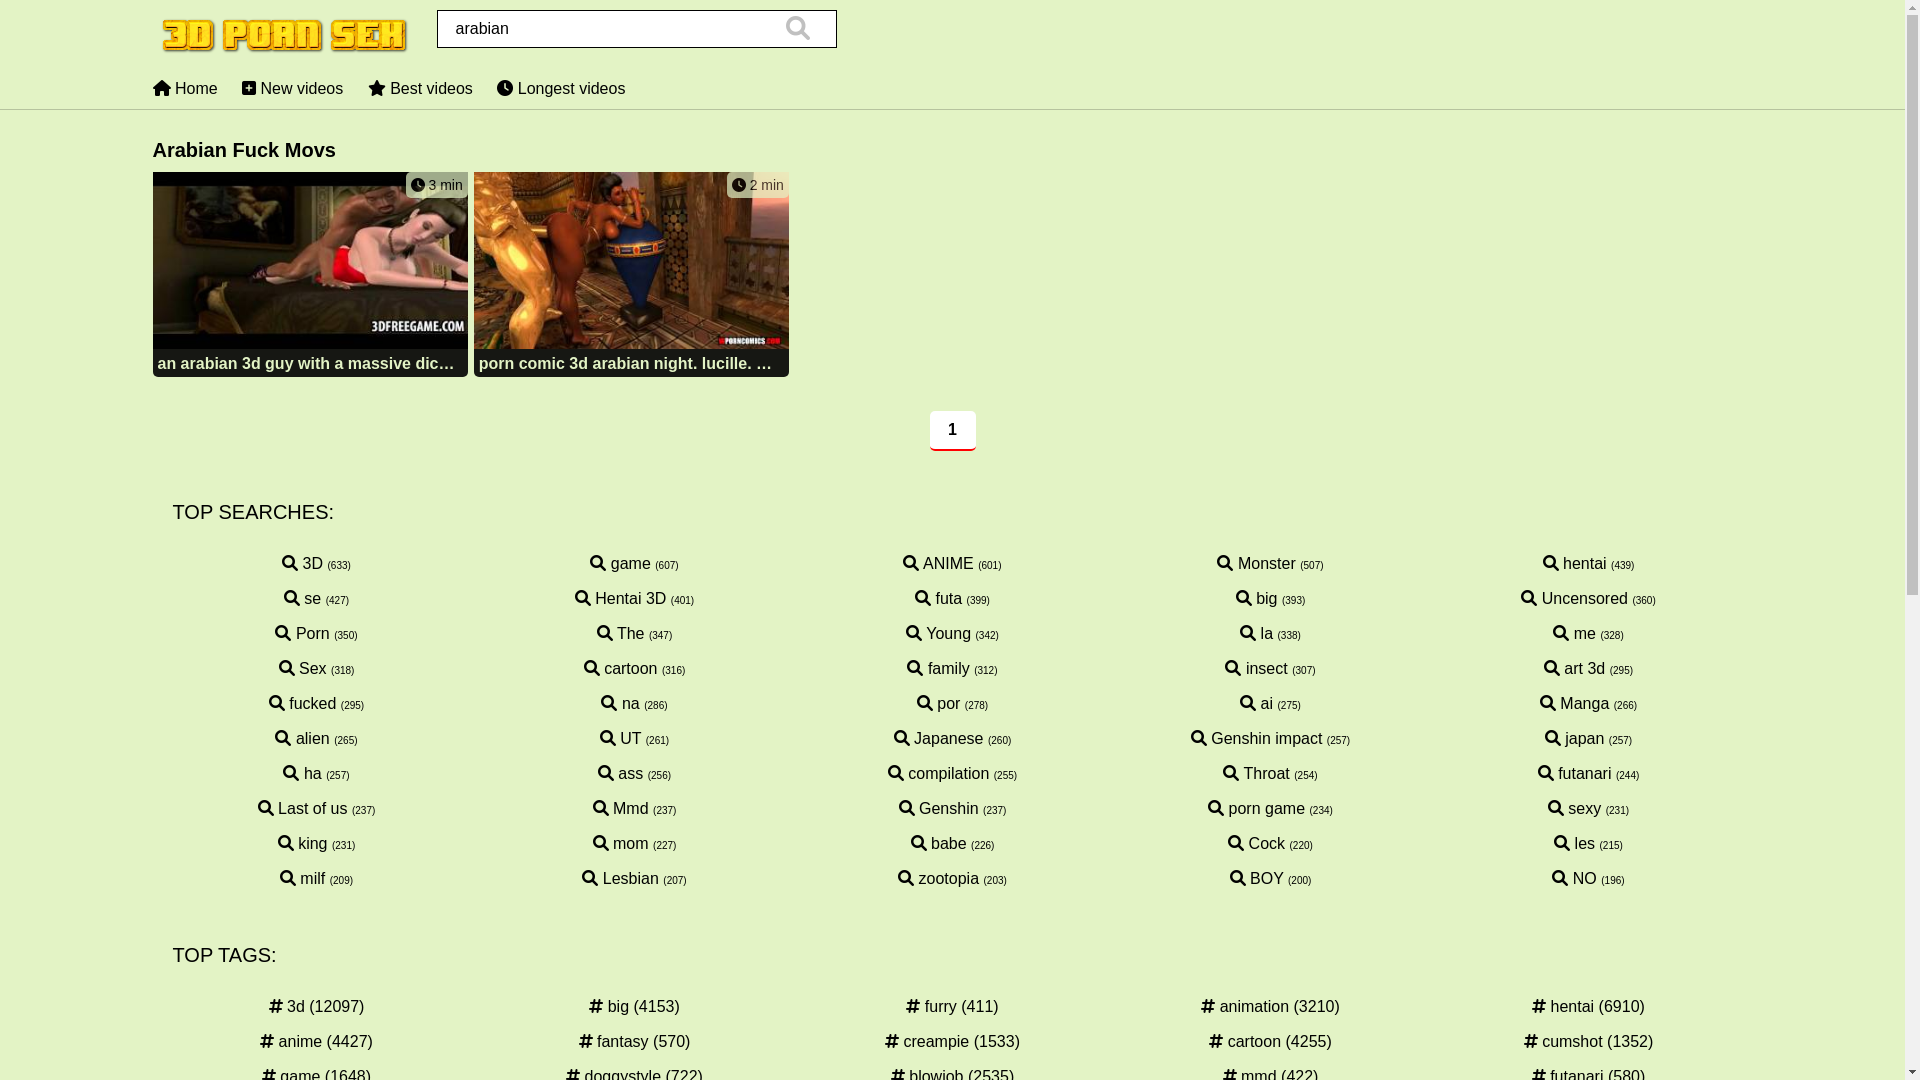 The width and height of the screenshot is (1920, 1080). I want to click on 'por', so click(938, 702).